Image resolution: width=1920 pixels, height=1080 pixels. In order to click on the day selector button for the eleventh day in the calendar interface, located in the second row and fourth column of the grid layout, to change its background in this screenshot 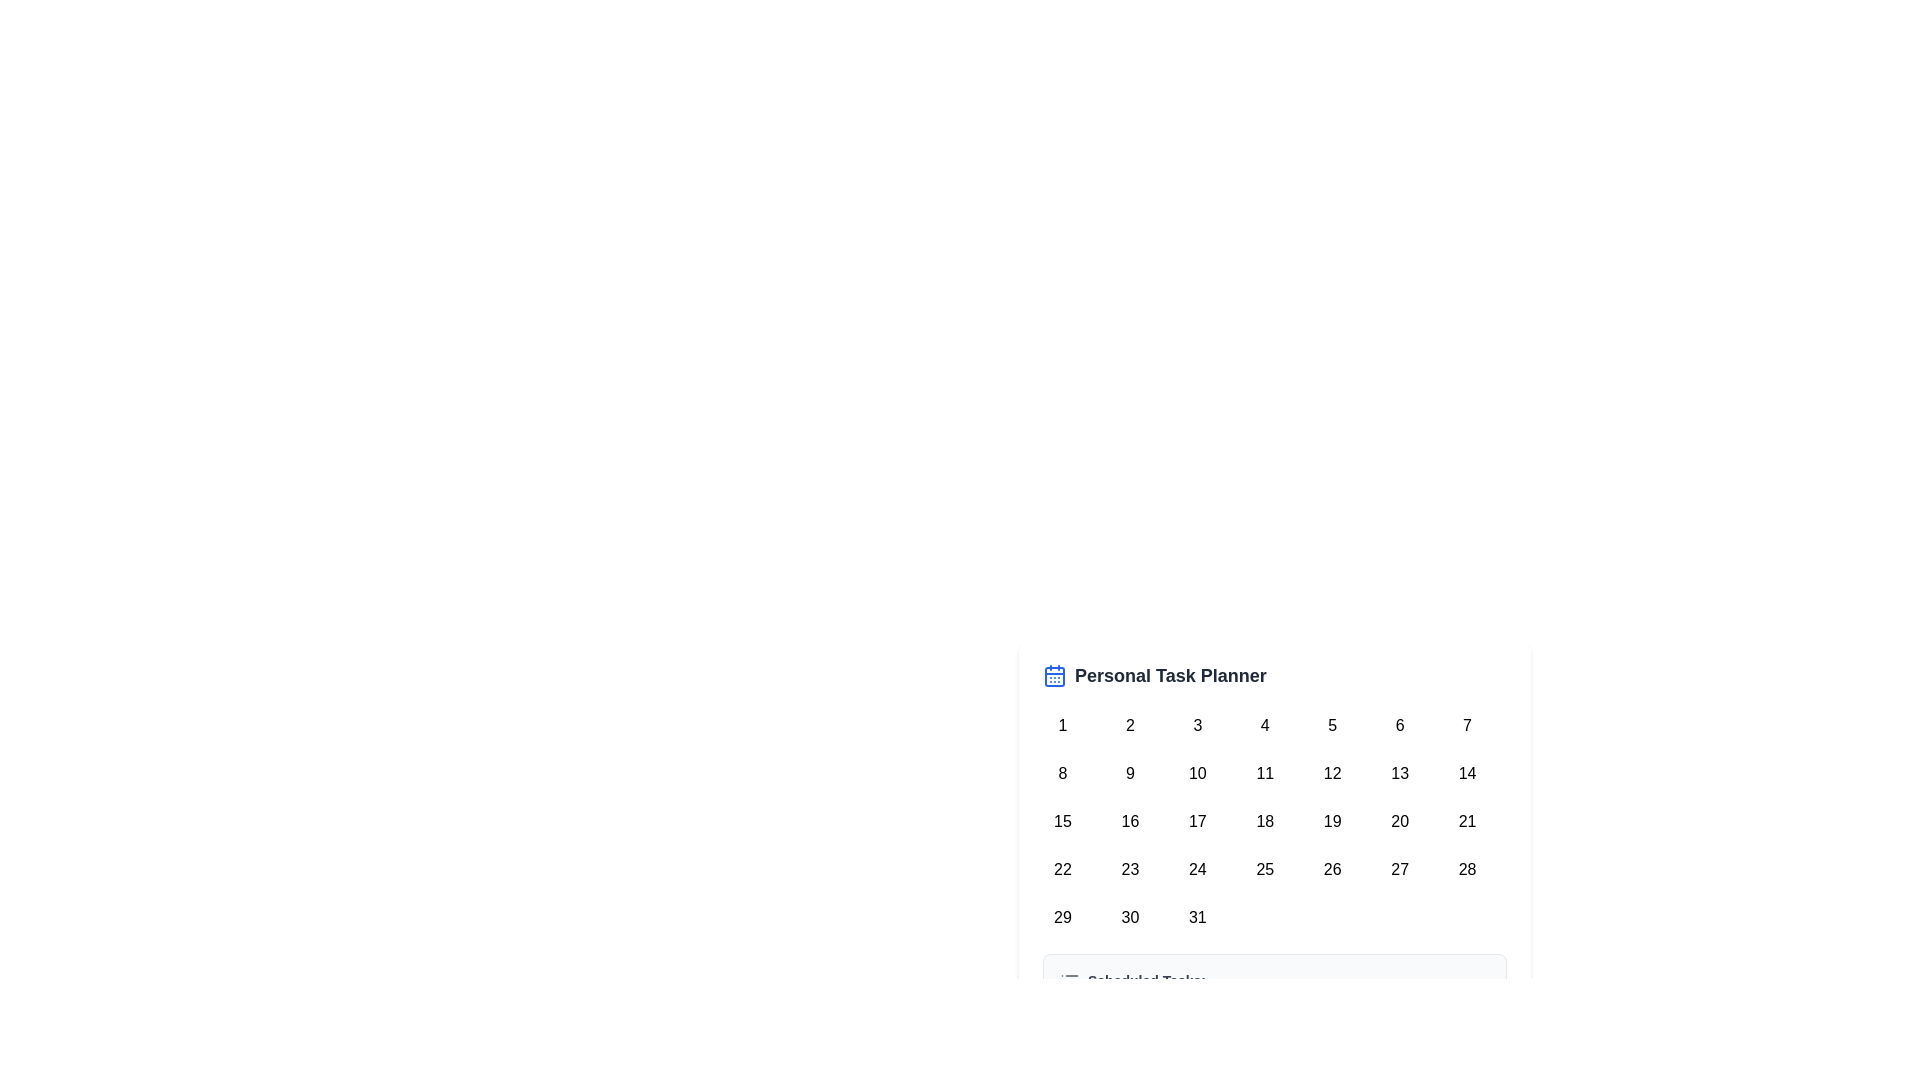, I will do `click(1264, 773)`.